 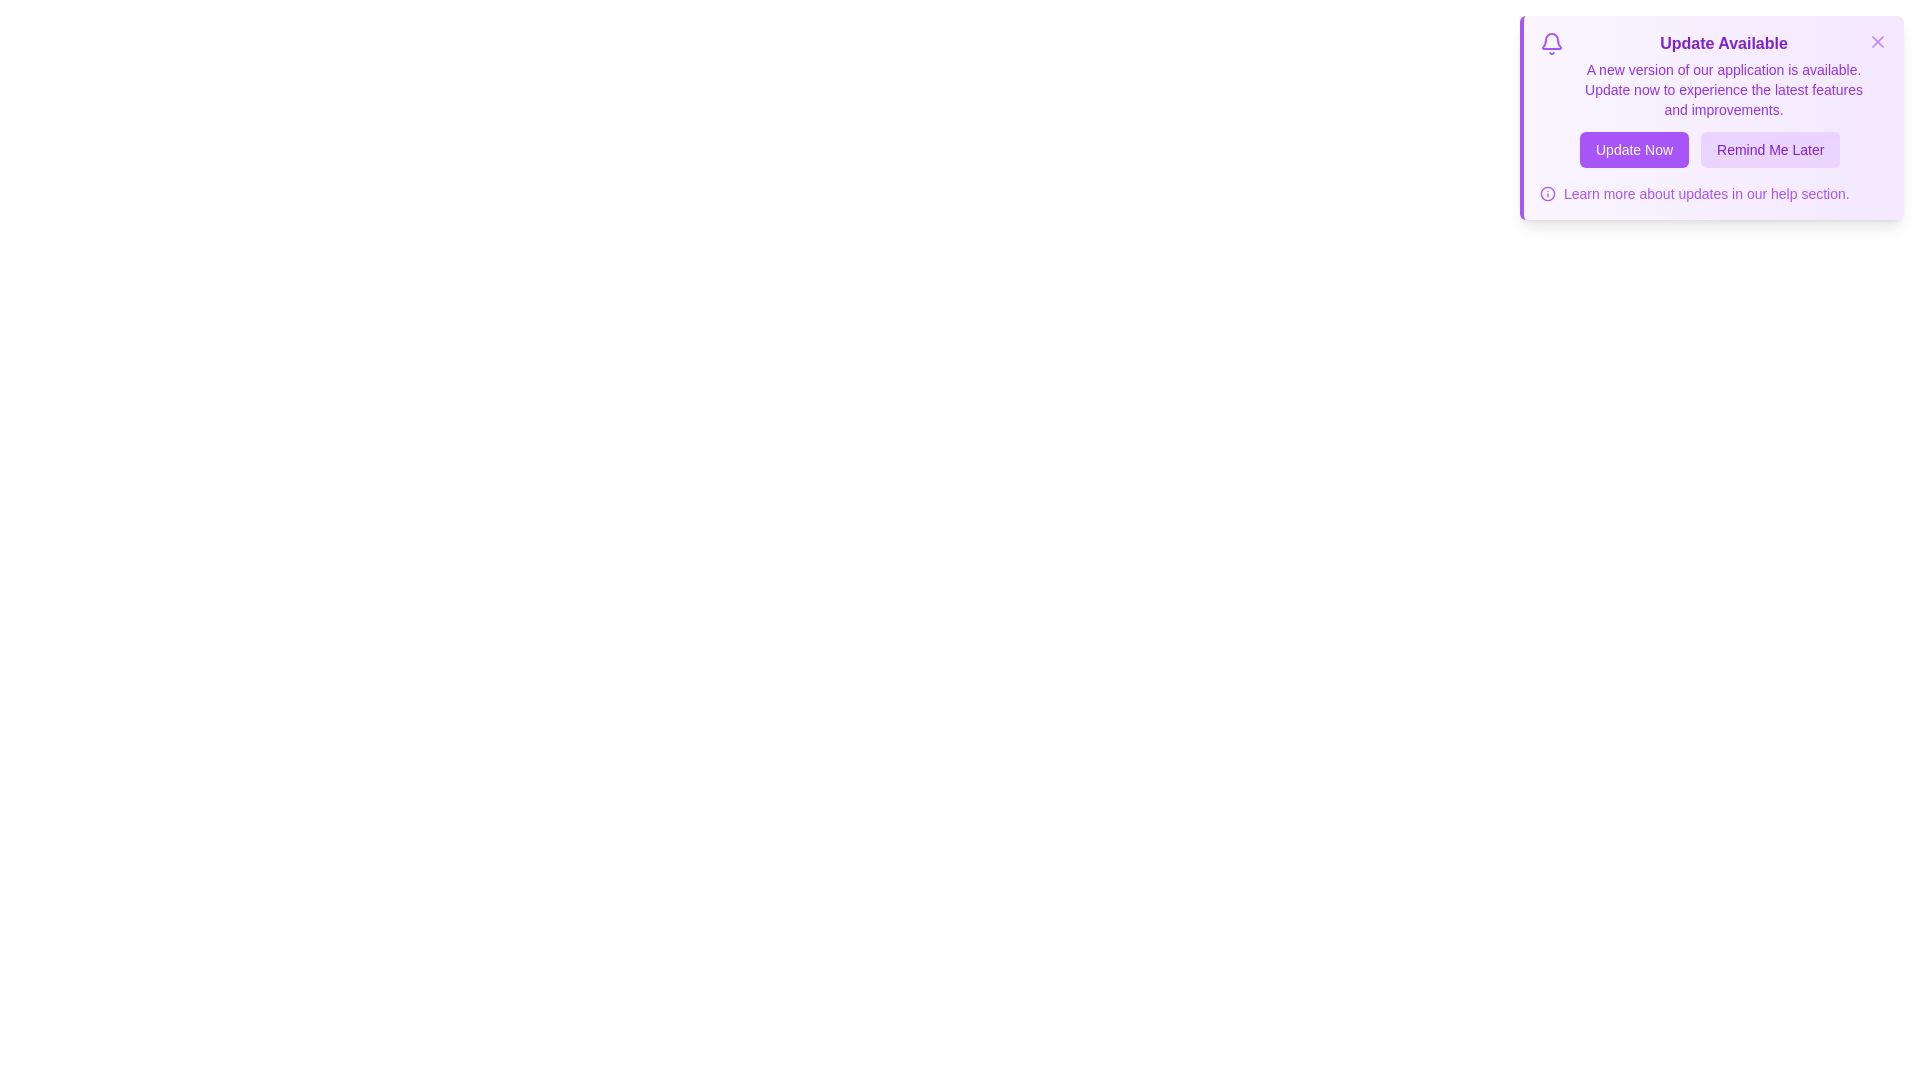 What do you see at coordinates (1711, 118) in the screenshot?
I see `the notification card to read its content` at bounding box center [1711, 118].